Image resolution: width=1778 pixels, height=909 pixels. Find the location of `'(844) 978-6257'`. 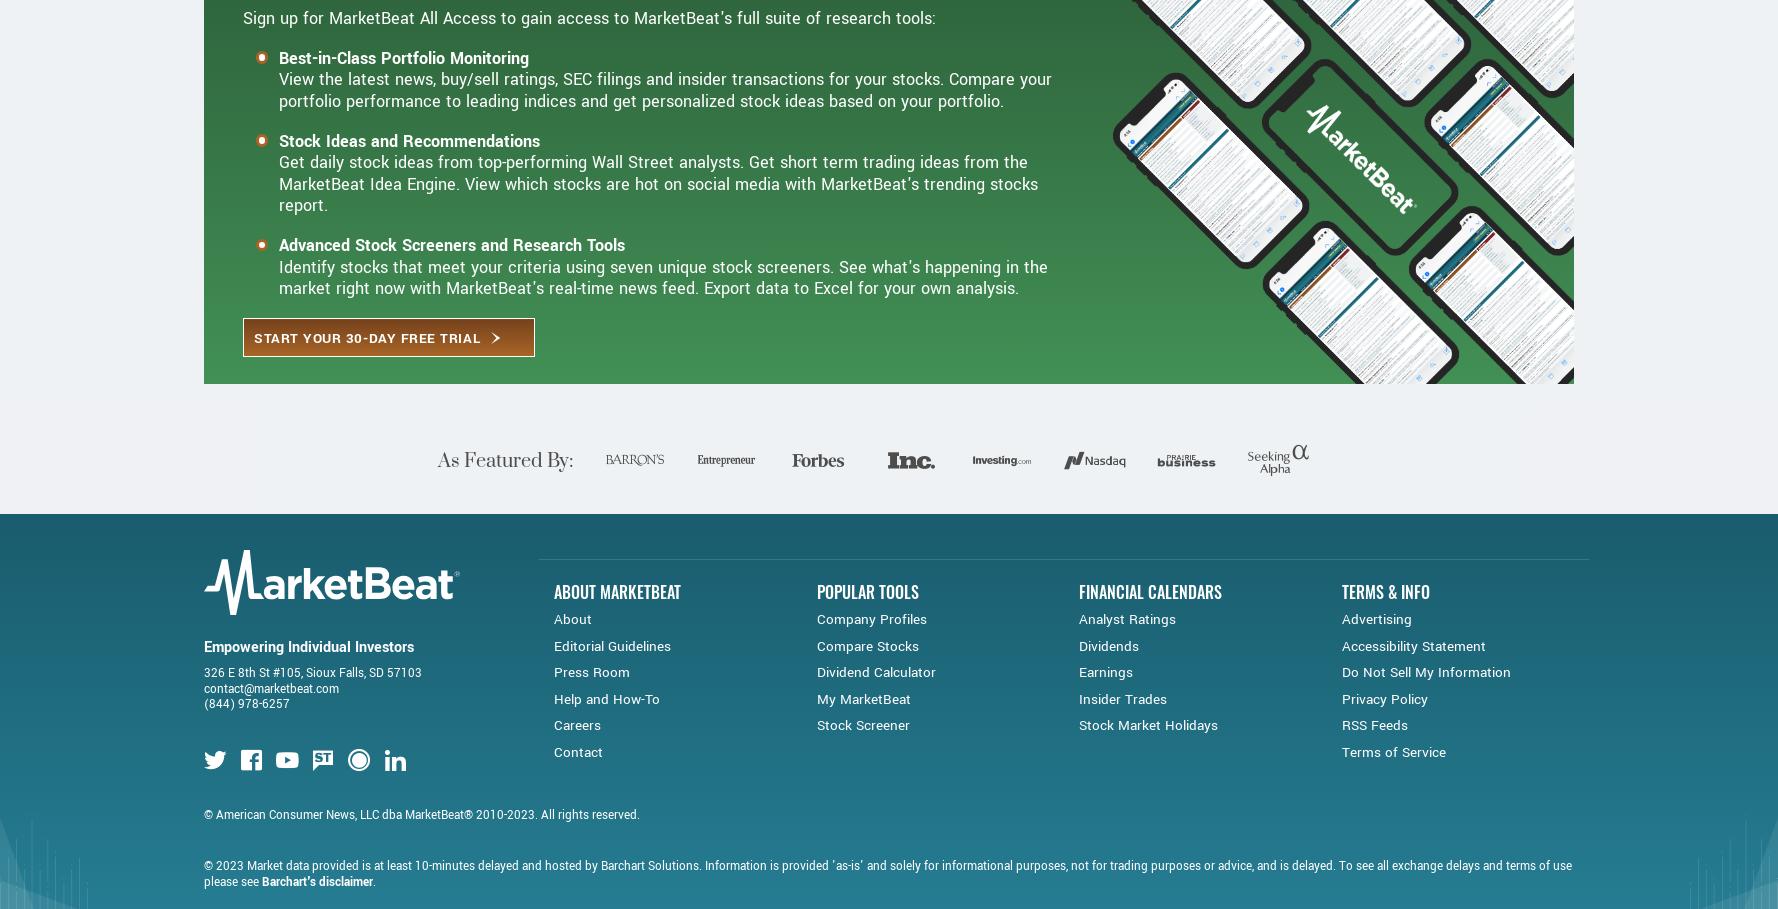

'(844) 978-6257' is located at coordinates (245, 779).